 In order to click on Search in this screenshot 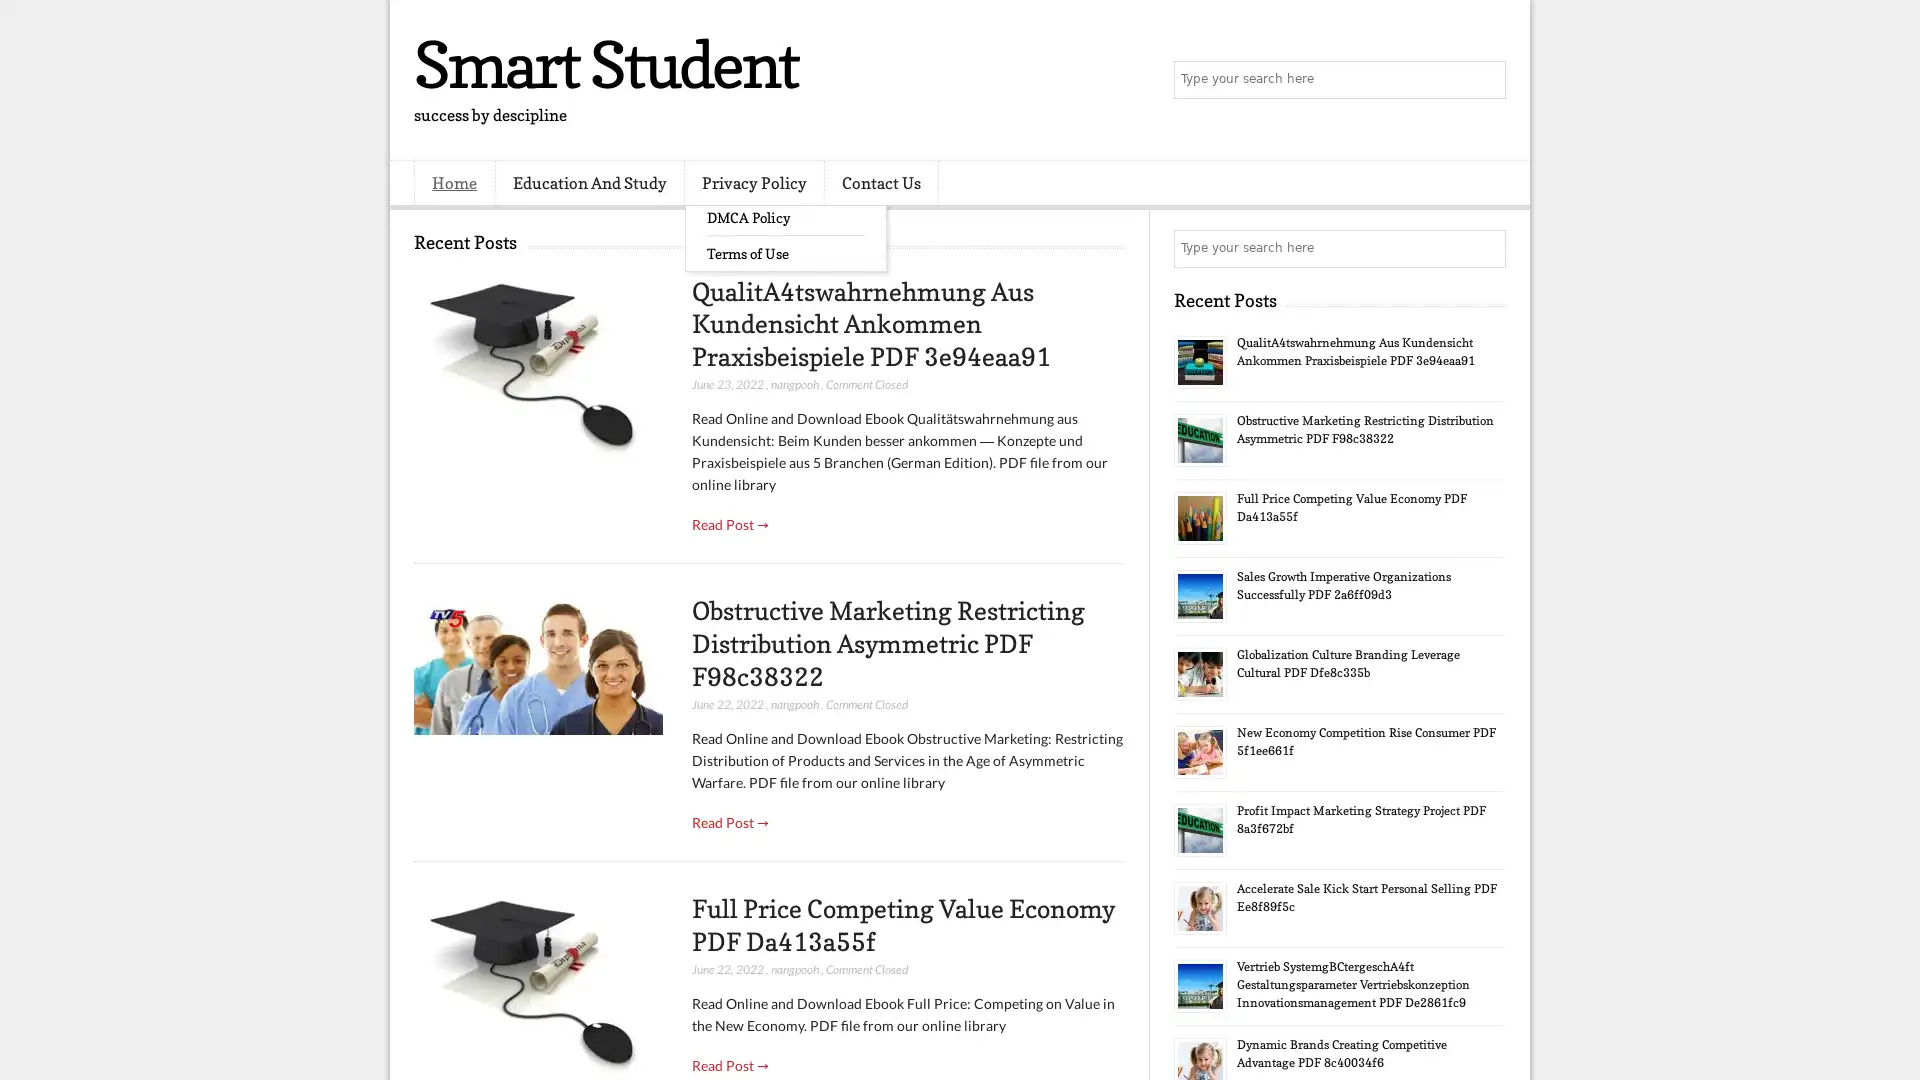, I will do `click(1485, 248)`.